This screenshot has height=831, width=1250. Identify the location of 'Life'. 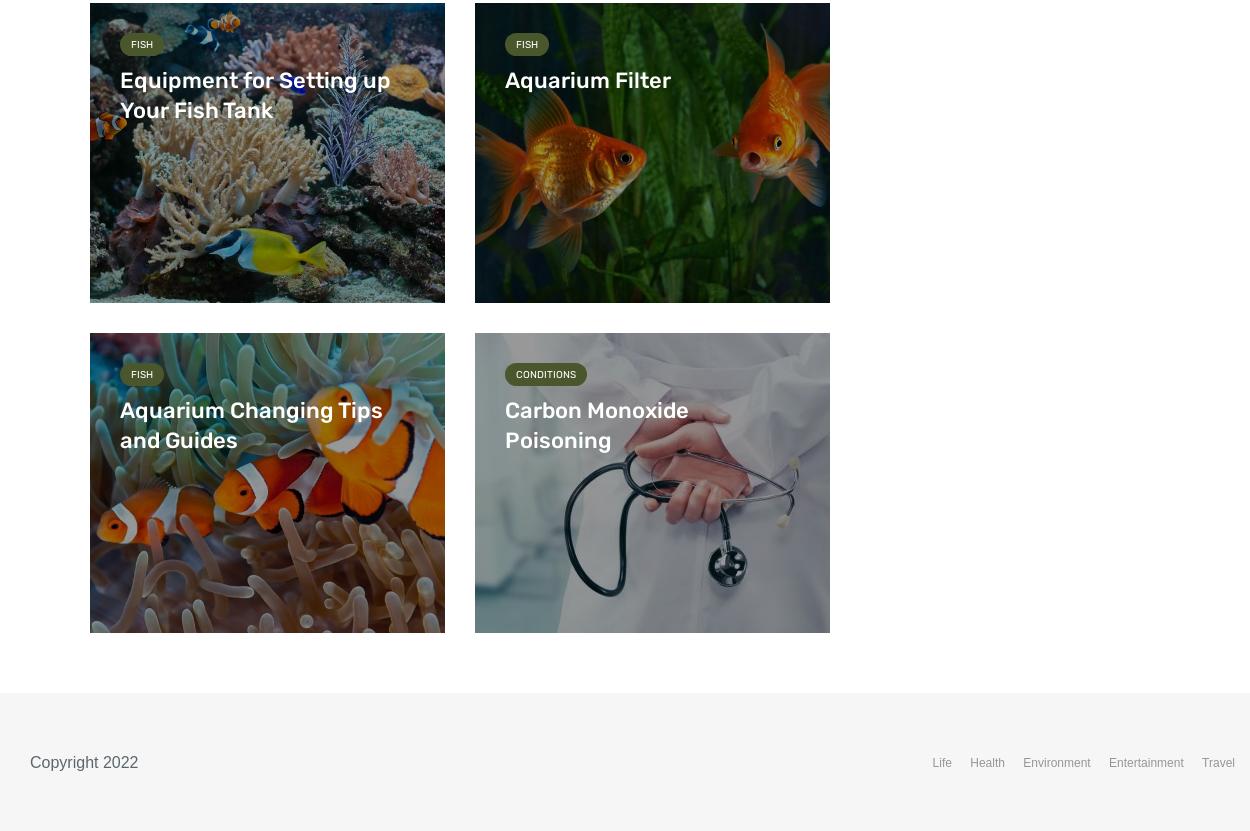
(940, 763).